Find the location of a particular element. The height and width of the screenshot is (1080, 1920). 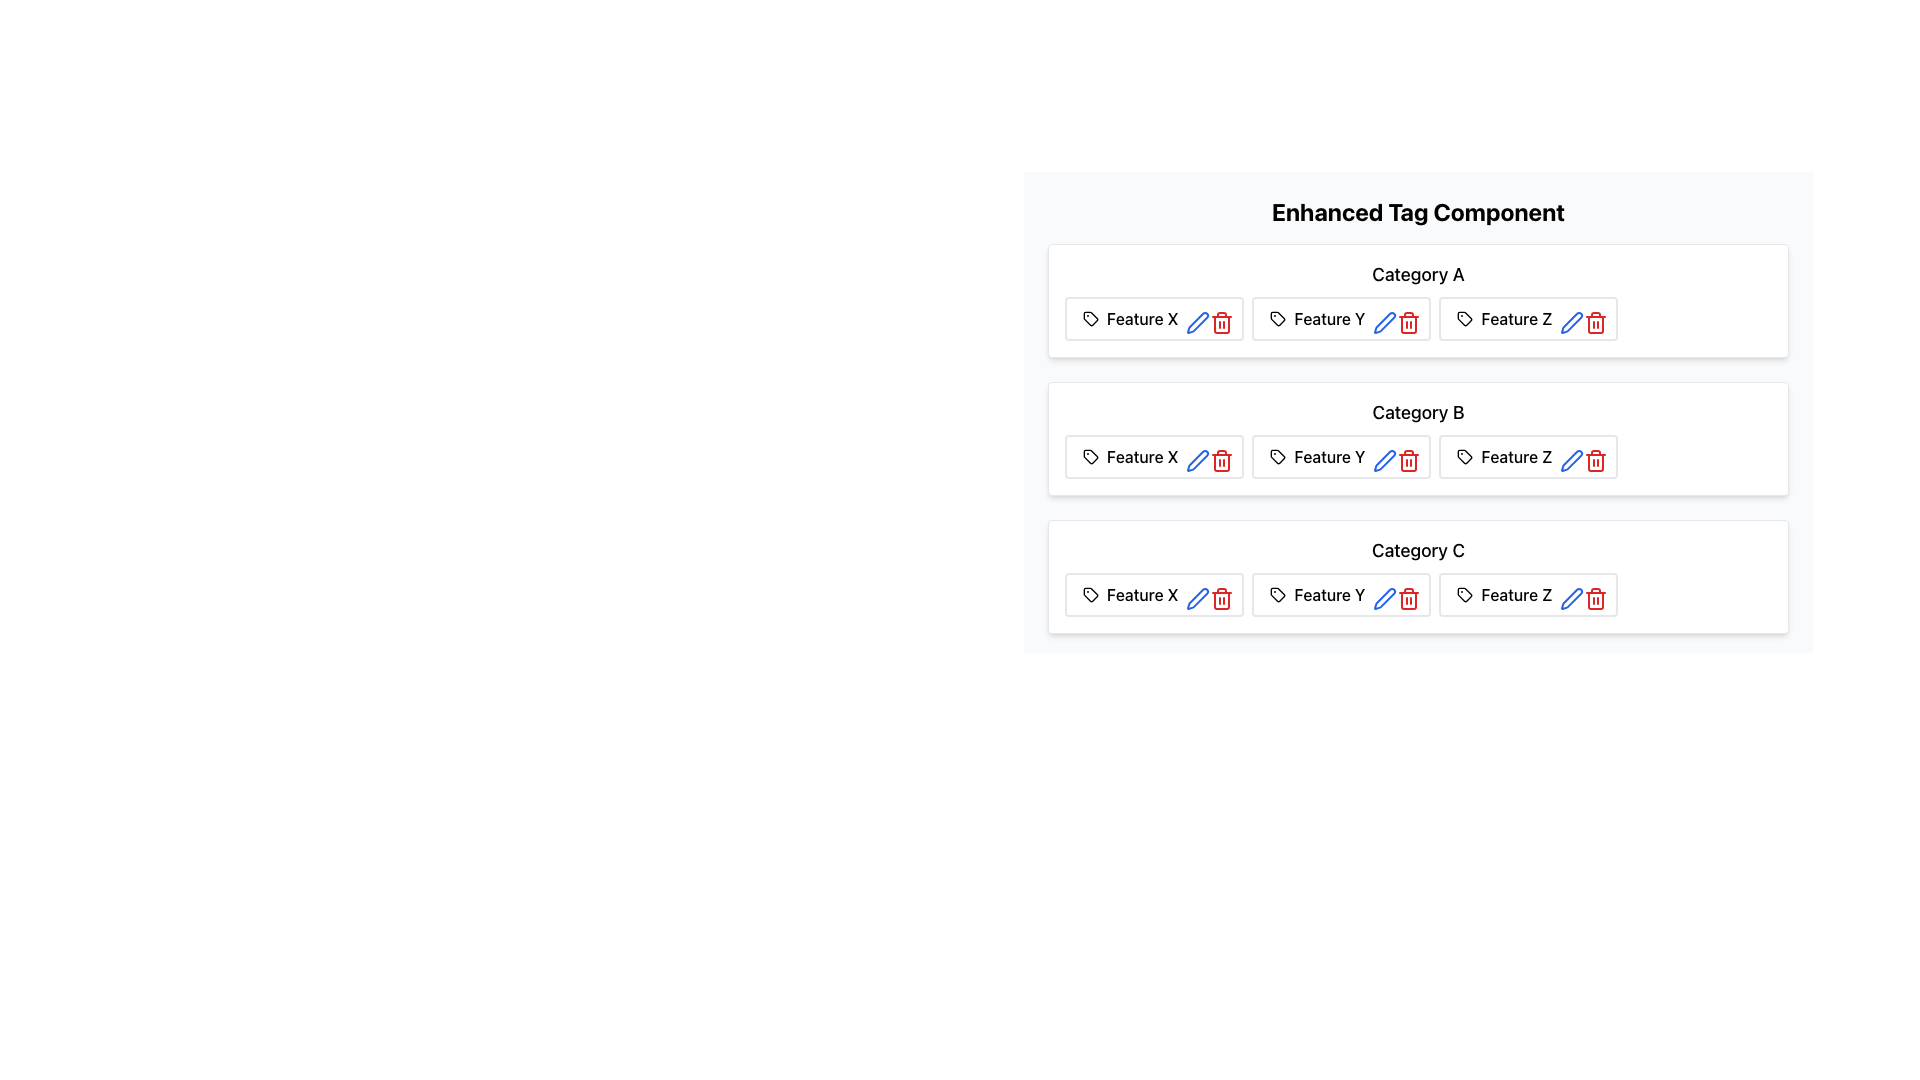

the 'Feature Z' label in the second category group 'Category B' is located at coordinates (1516, 456).